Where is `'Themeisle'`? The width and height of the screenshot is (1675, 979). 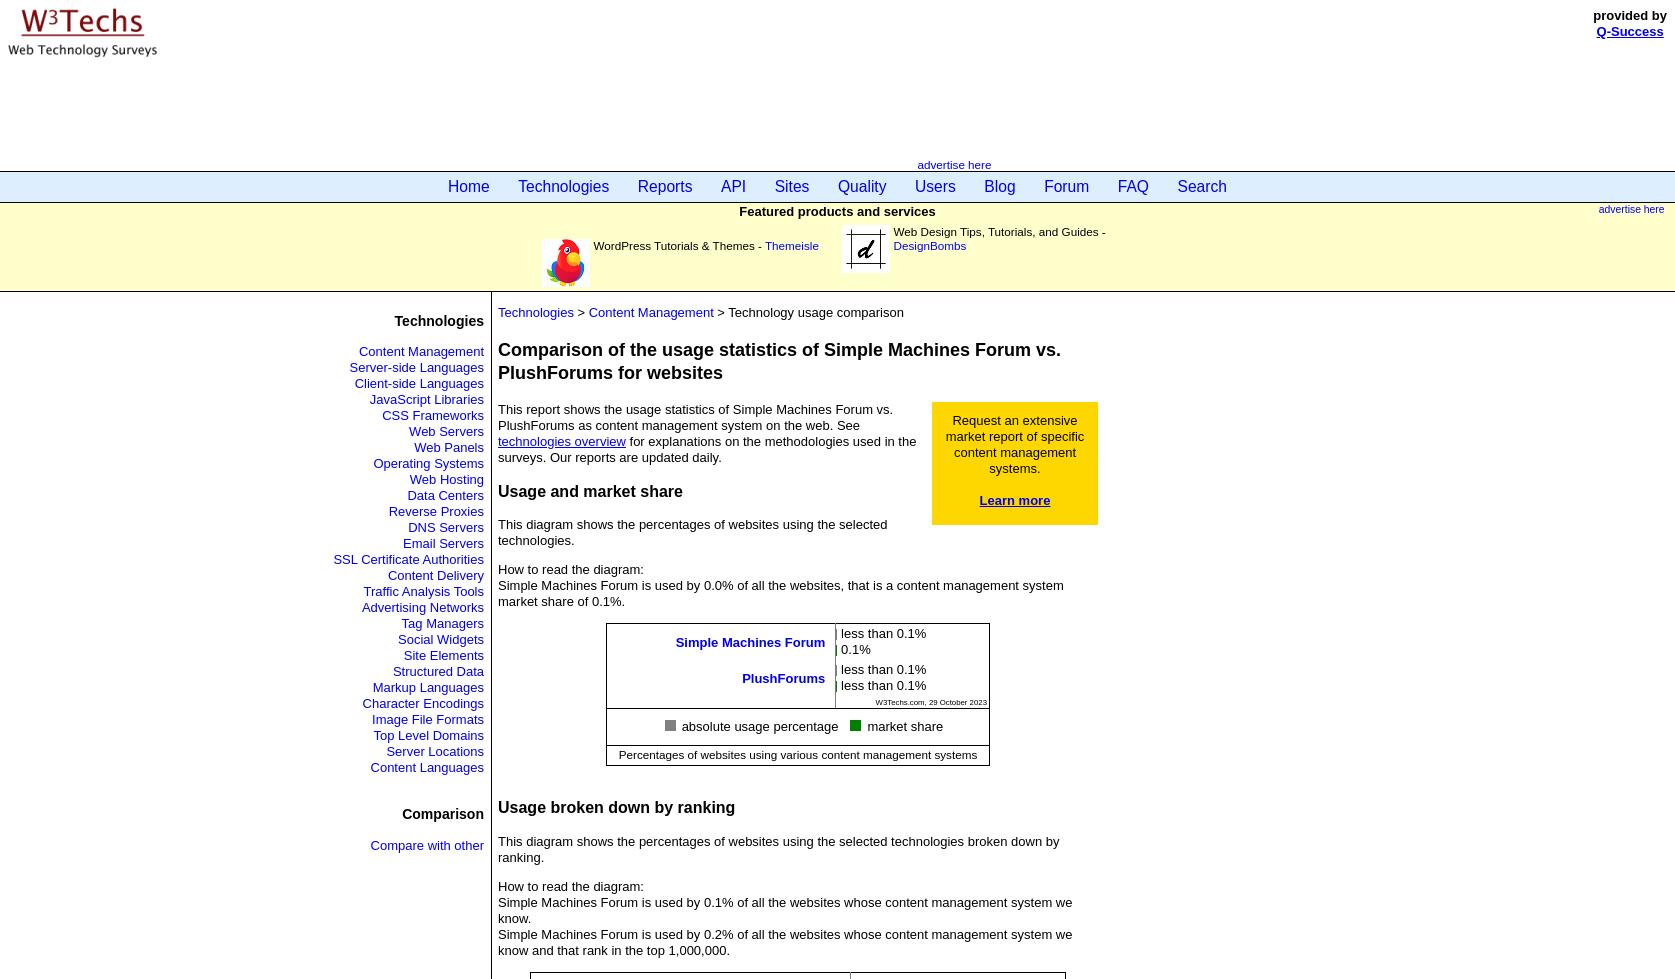 'Themeisle' is located at coordinates (763, 245).